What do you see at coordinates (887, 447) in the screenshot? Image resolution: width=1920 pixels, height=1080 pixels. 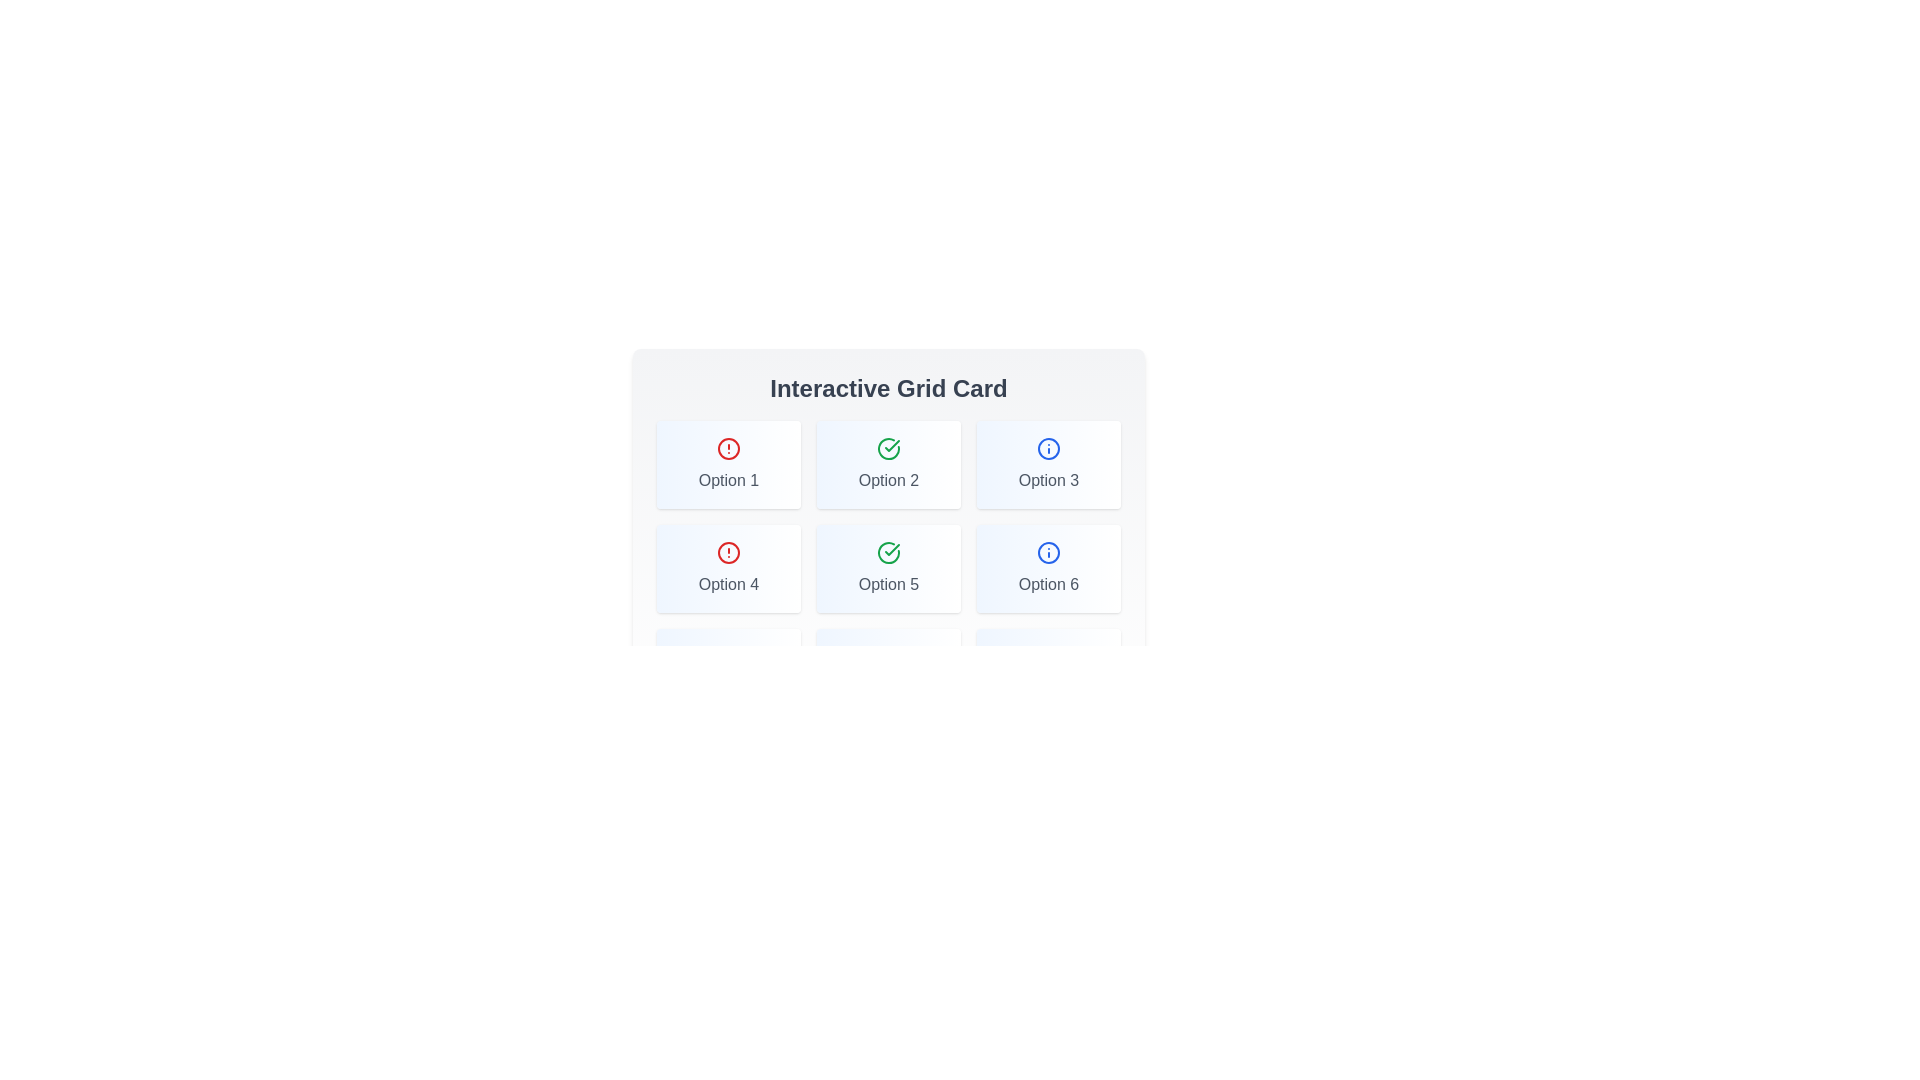 I see `the status indicator icon that signifies 'Option 5' is selected, located in the second row, first column of the interactive grid card interface` at bounding box center [887, 447].